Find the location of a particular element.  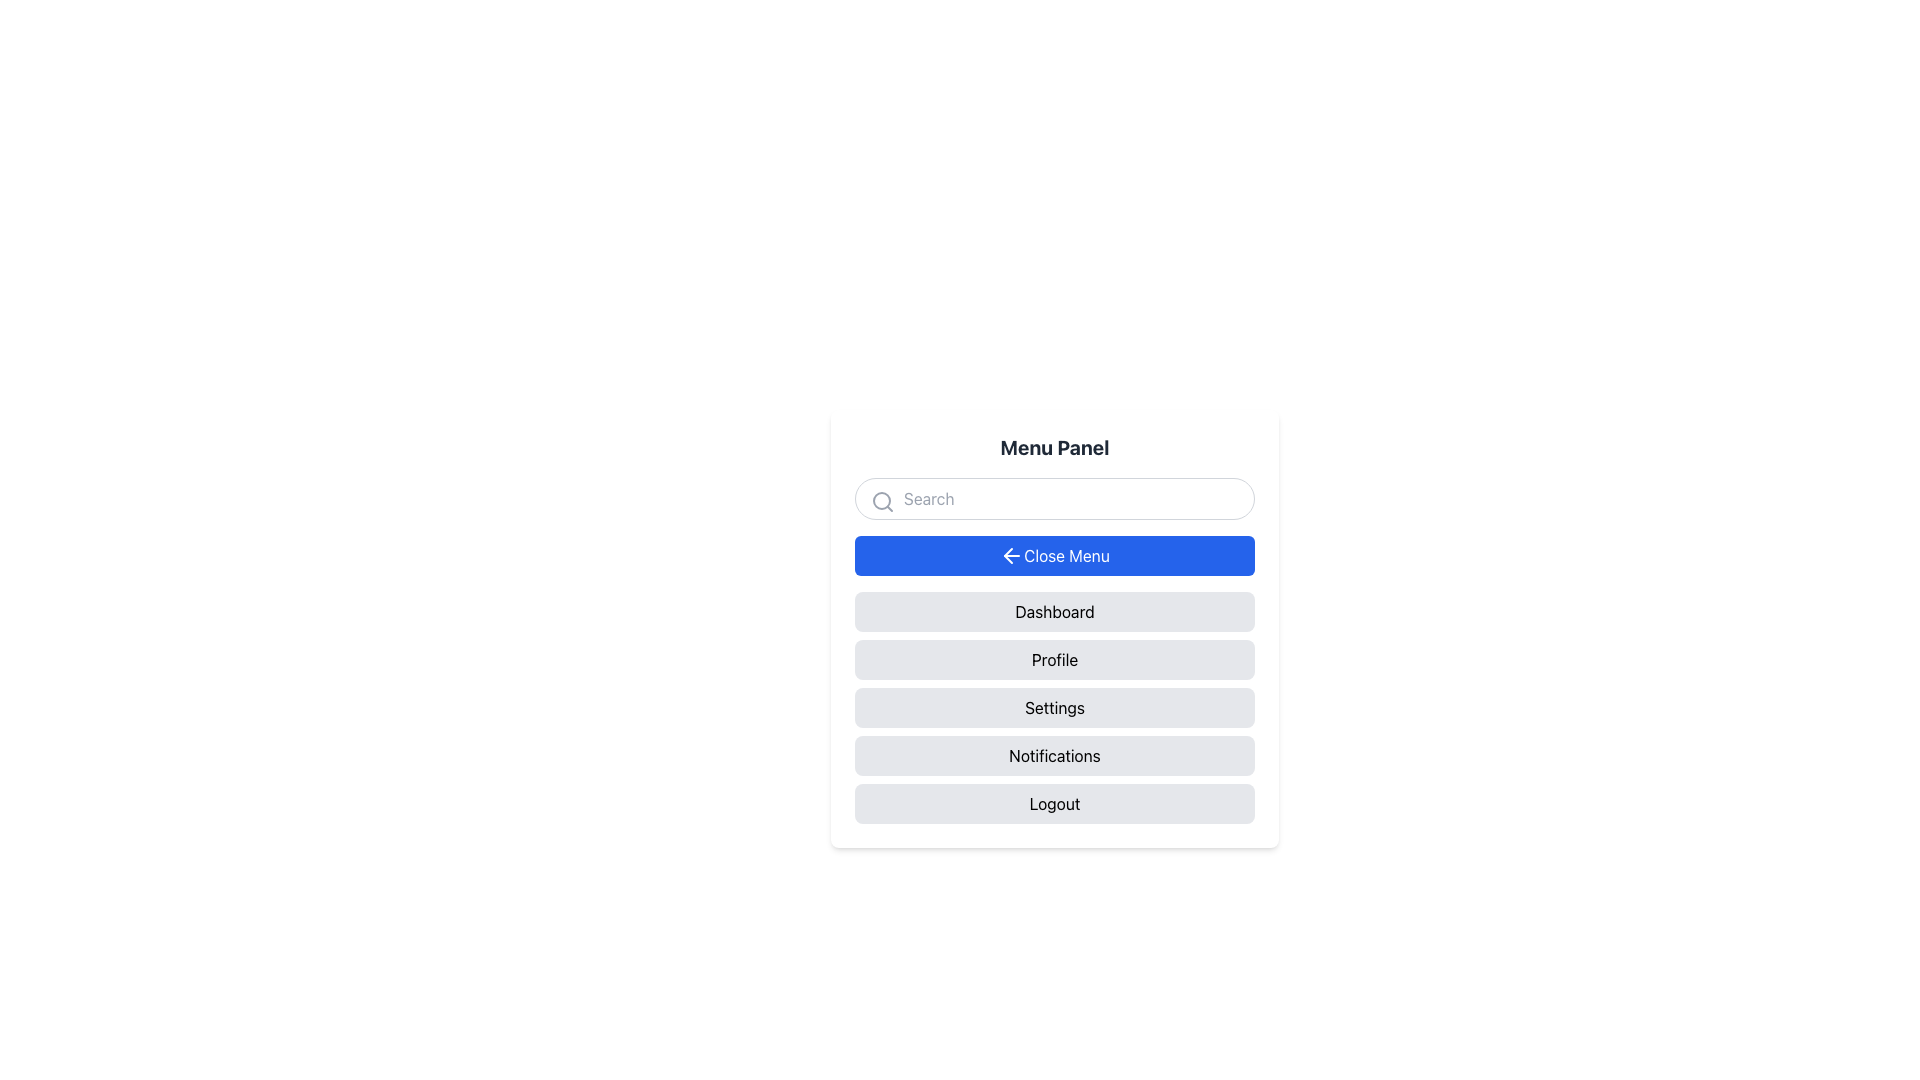

the leftward-pointing arrow icon within the blue button labeled 'Close Menu' to indicate the action of closing the menu is located at coordinates (1012, 555).